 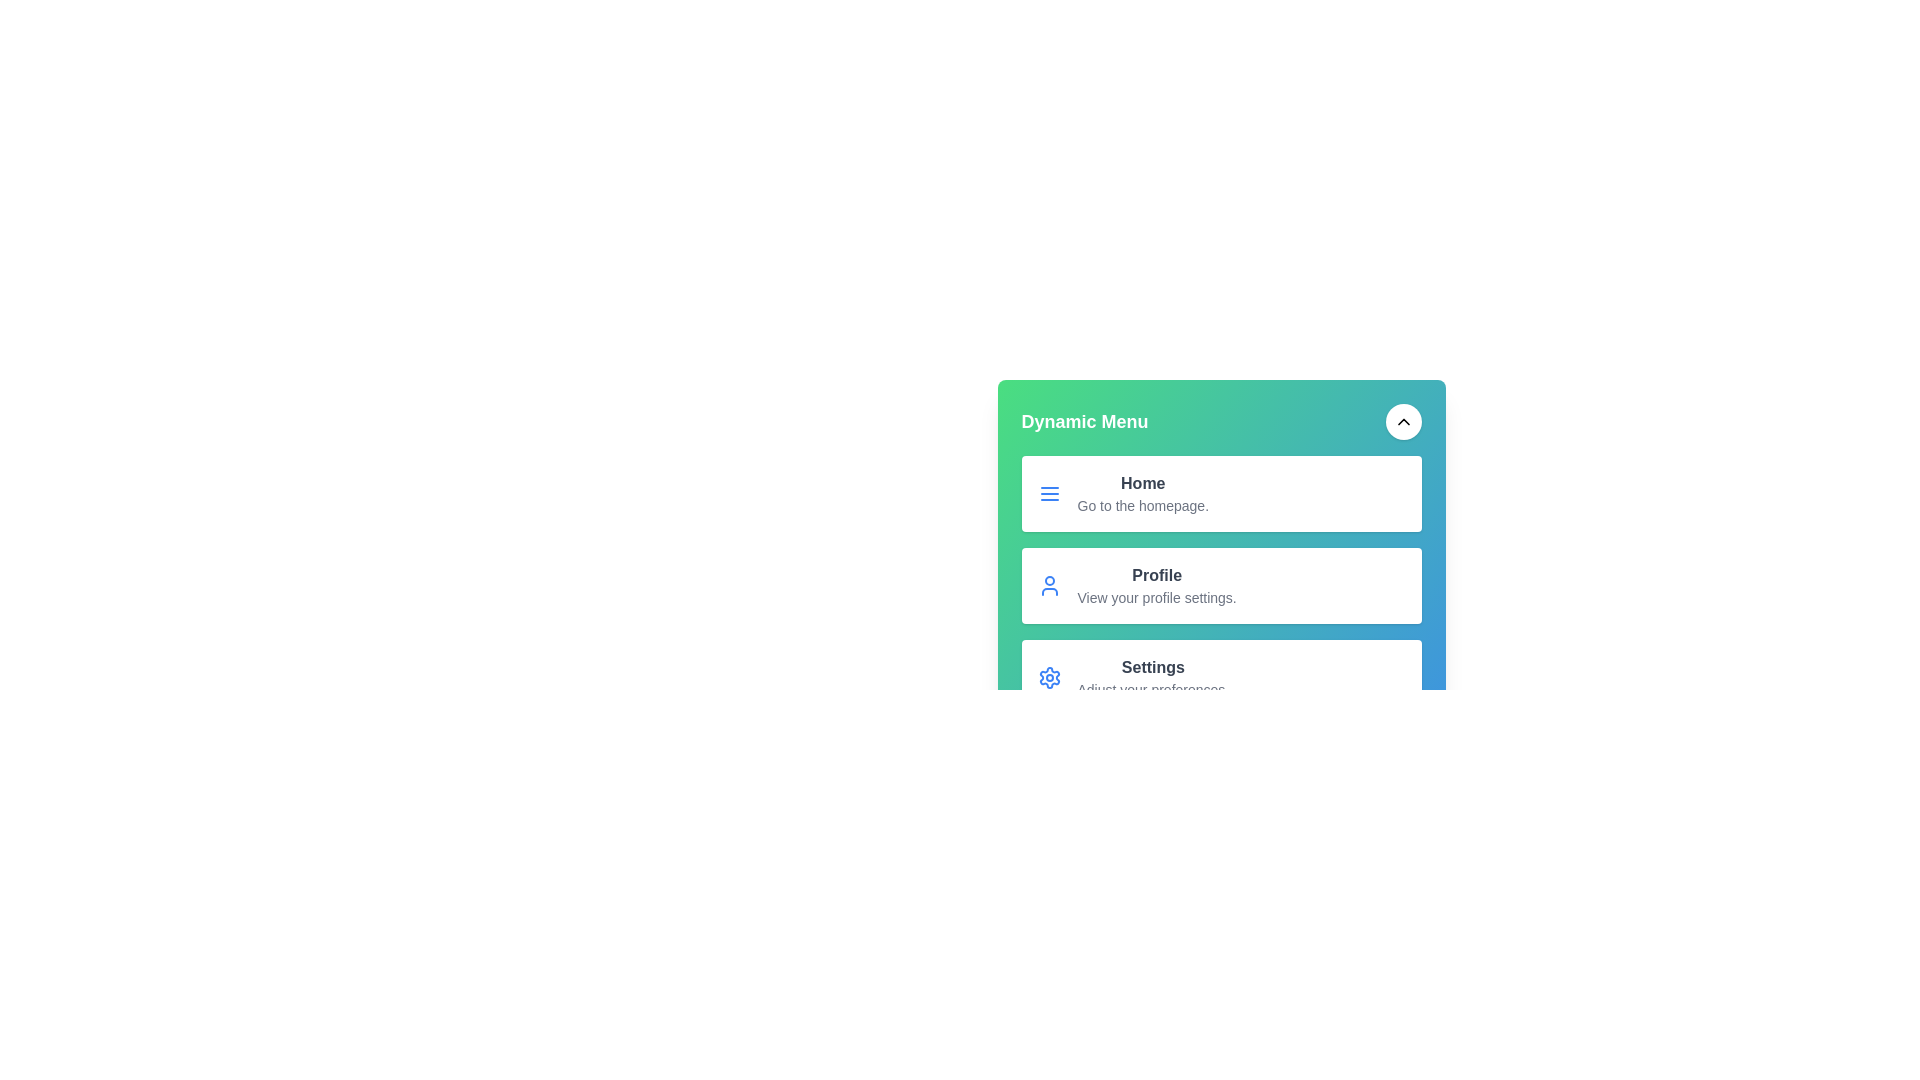 I want to click on the descriptive text element labeled 'Adjust your preferences.' which is styled in a small light grey font and positioned below the 'Settings' label in the 'Settings' section, so click(x=1153, y=689).